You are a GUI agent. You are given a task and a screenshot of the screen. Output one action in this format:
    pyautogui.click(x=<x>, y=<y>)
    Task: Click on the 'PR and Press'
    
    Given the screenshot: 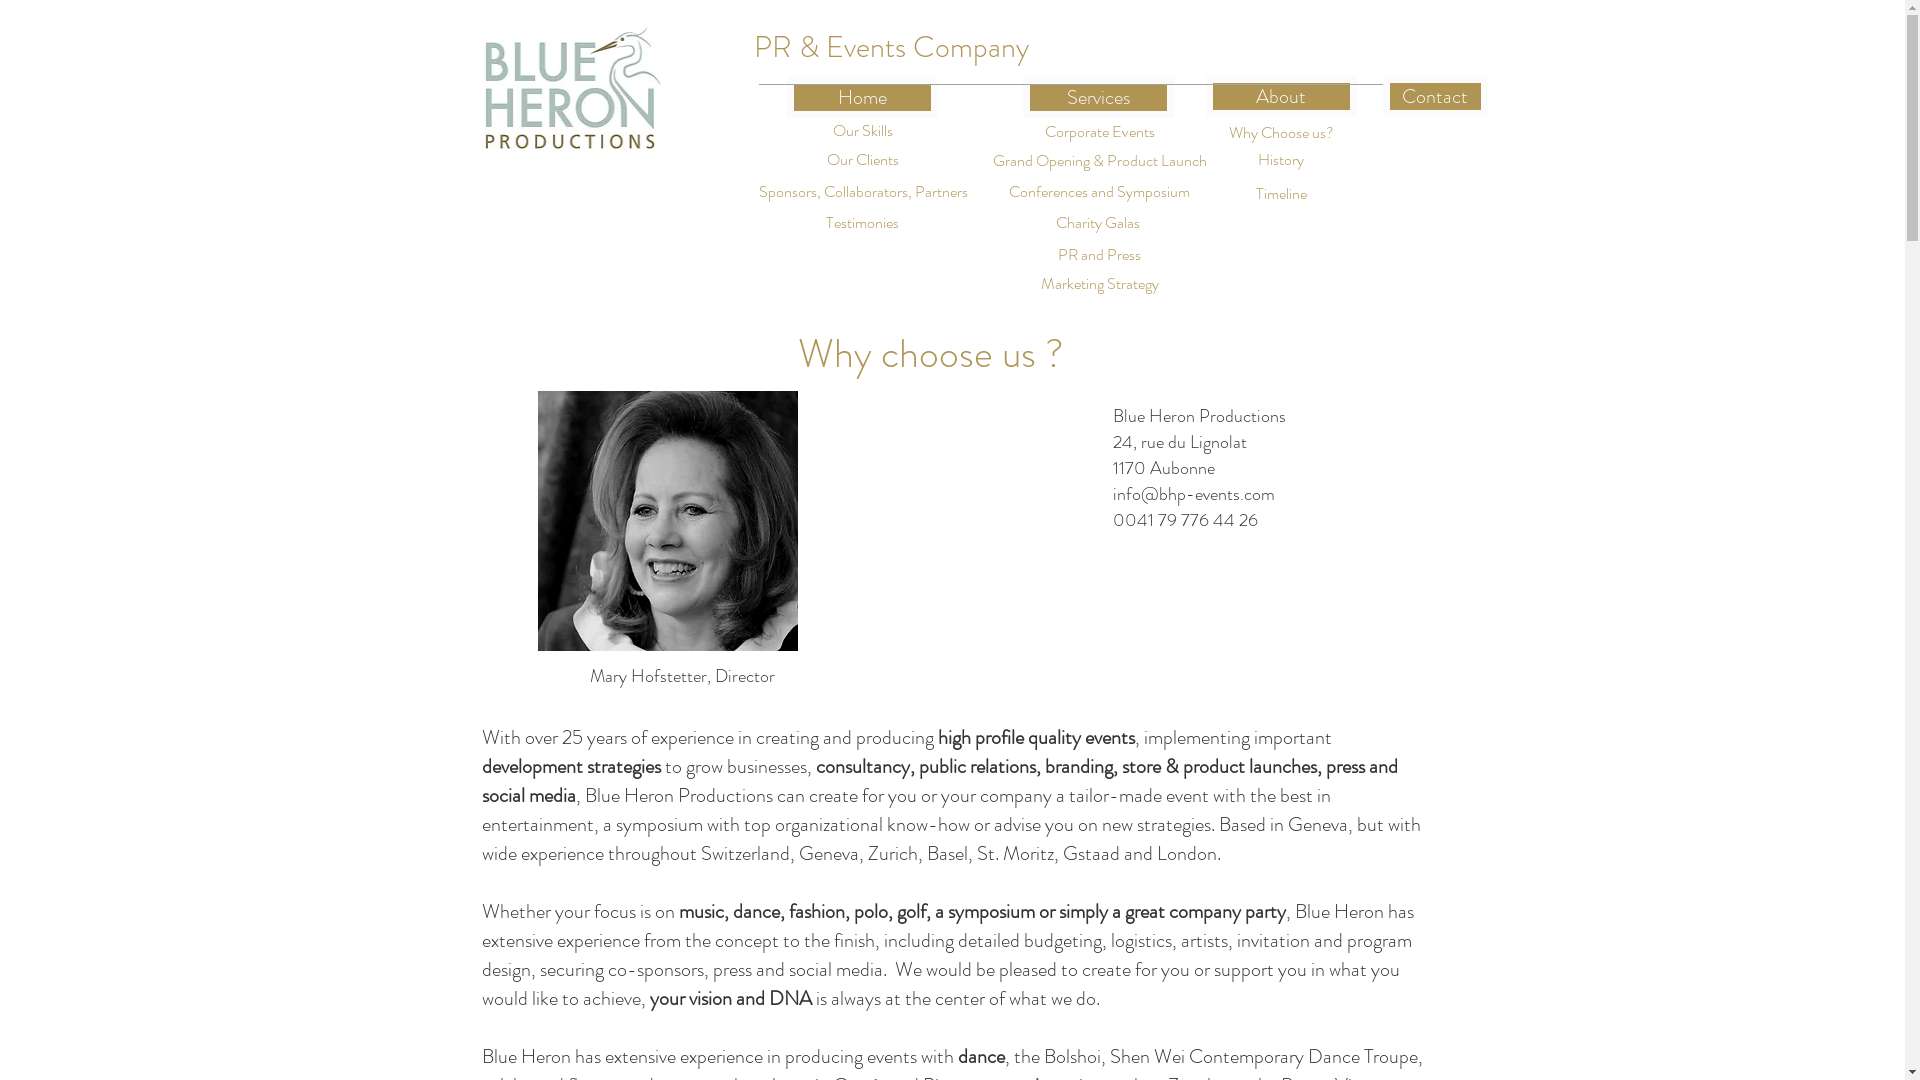 What is the action you would take?
    pyautogui.click(x=1098, y=254)
    